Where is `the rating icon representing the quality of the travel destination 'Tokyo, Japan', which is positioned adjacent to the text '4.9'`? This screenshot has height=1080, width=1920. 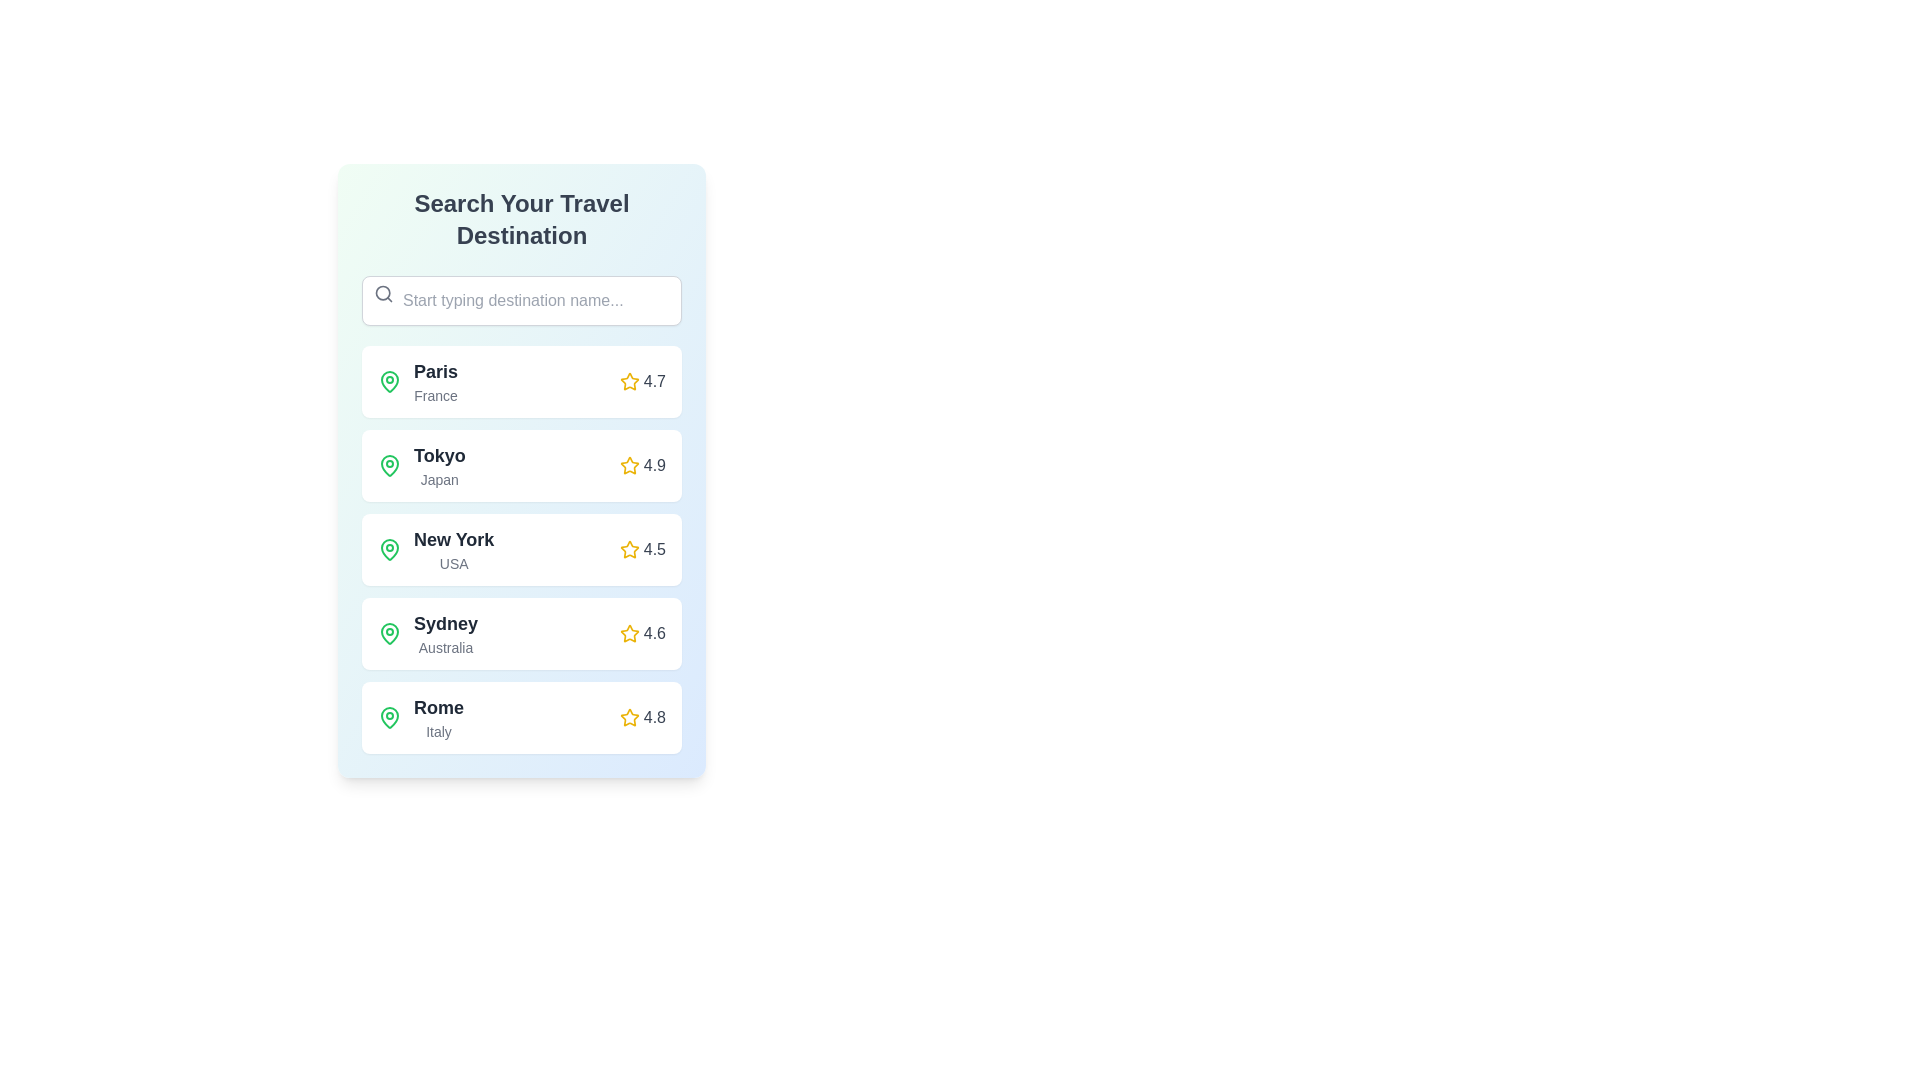 the rating icon representing the quality of the travel destination 'Tokyo, Japan', which is positioned adjacent to the text '4.9' is located at coordinates (628, 466).